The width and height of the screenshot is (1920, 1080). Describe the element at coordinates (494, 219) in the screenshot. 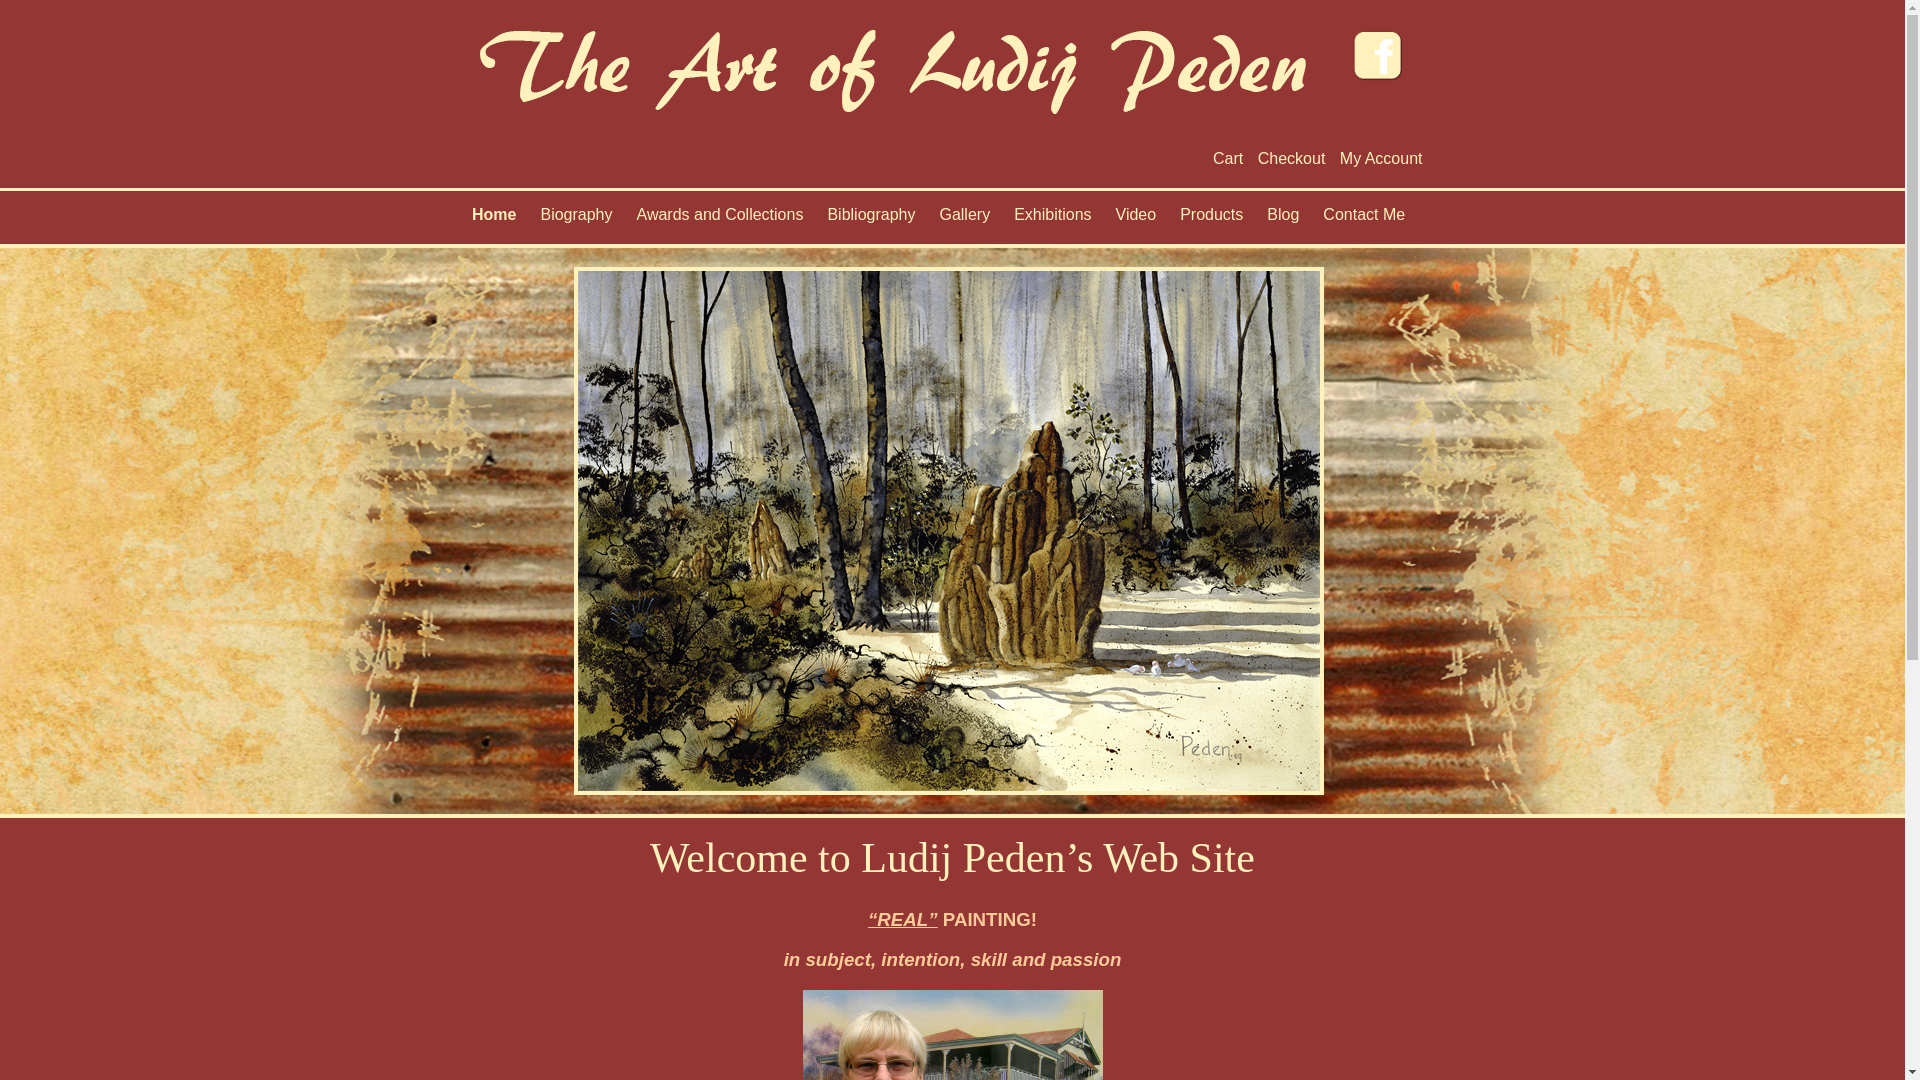

I see `'Home'` at that location.